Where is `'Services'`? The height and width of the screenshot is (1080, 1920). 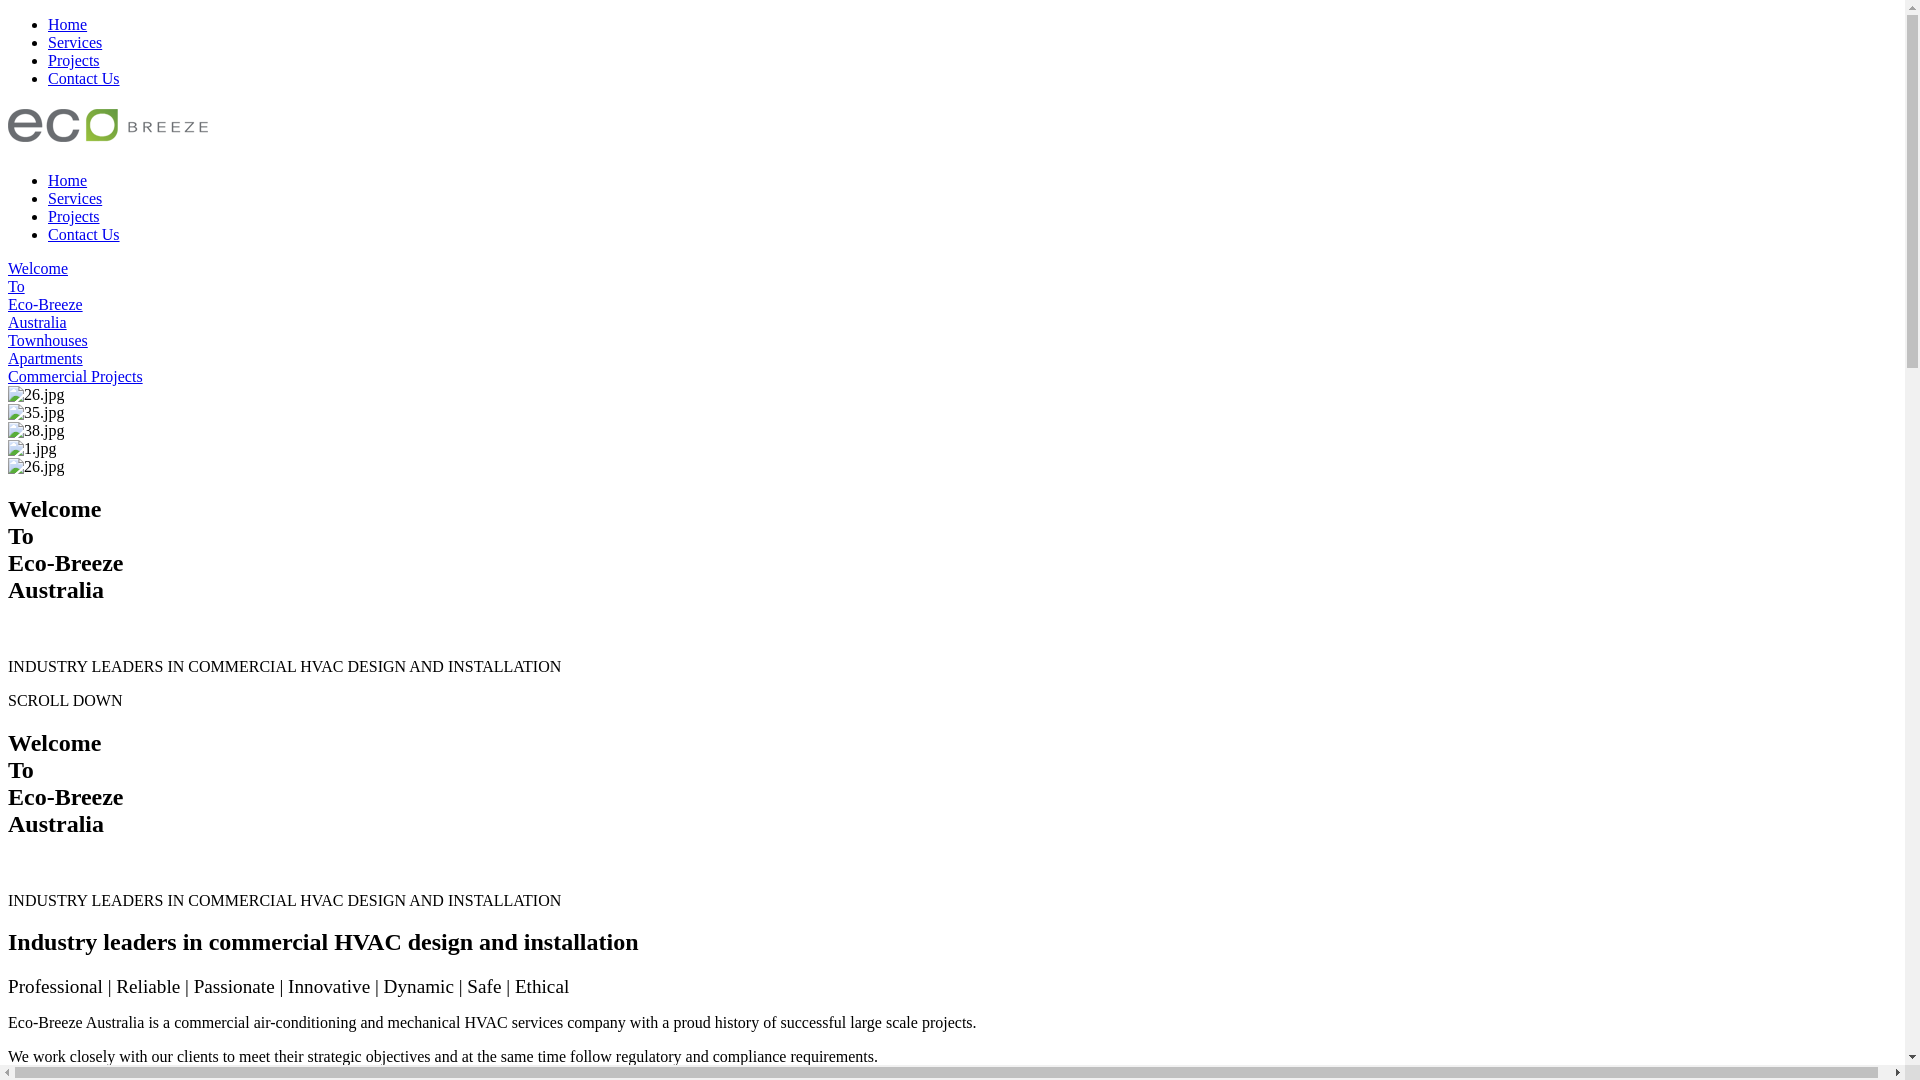 'Services' is located at coordinates (75, 42).